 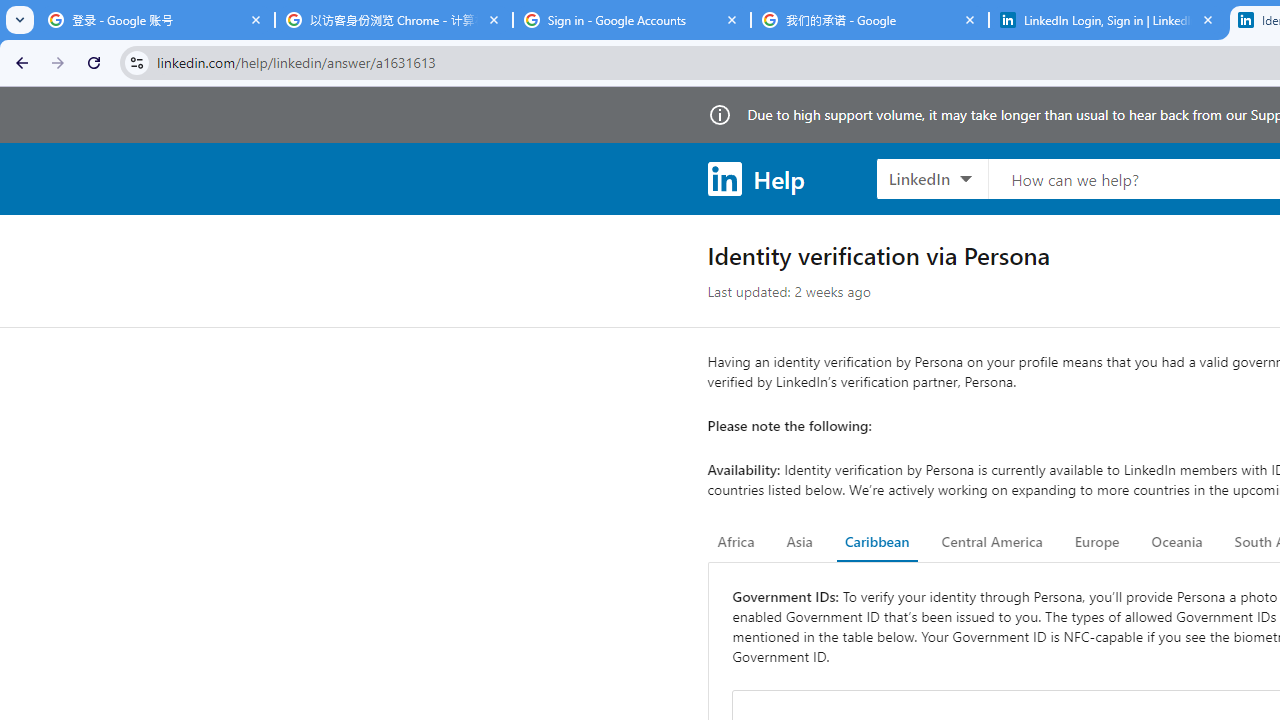 What do you see at coordinates (798, 542) in the screenshot?
I see `'Asia'` at bounding box center [798, 542].